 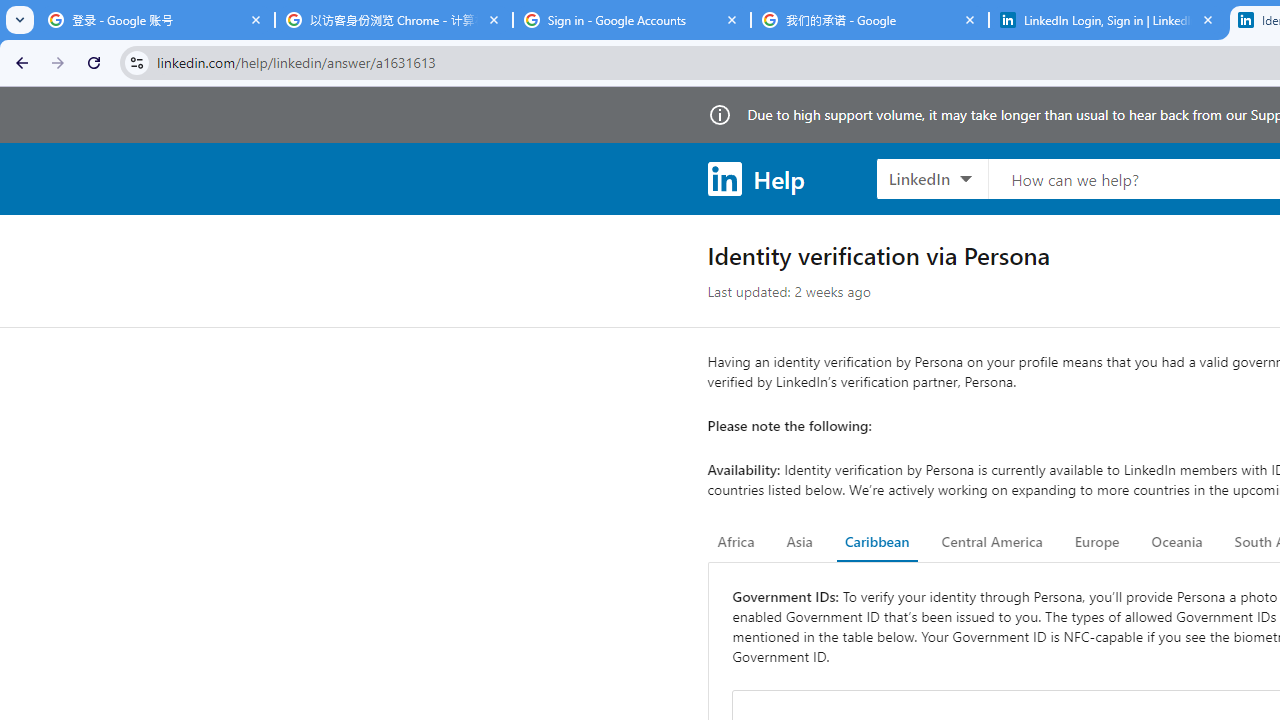 What do you see at coordinates (798, 542) in the screenshot?
I see `'Asia'` at bounding box center [798, 542].